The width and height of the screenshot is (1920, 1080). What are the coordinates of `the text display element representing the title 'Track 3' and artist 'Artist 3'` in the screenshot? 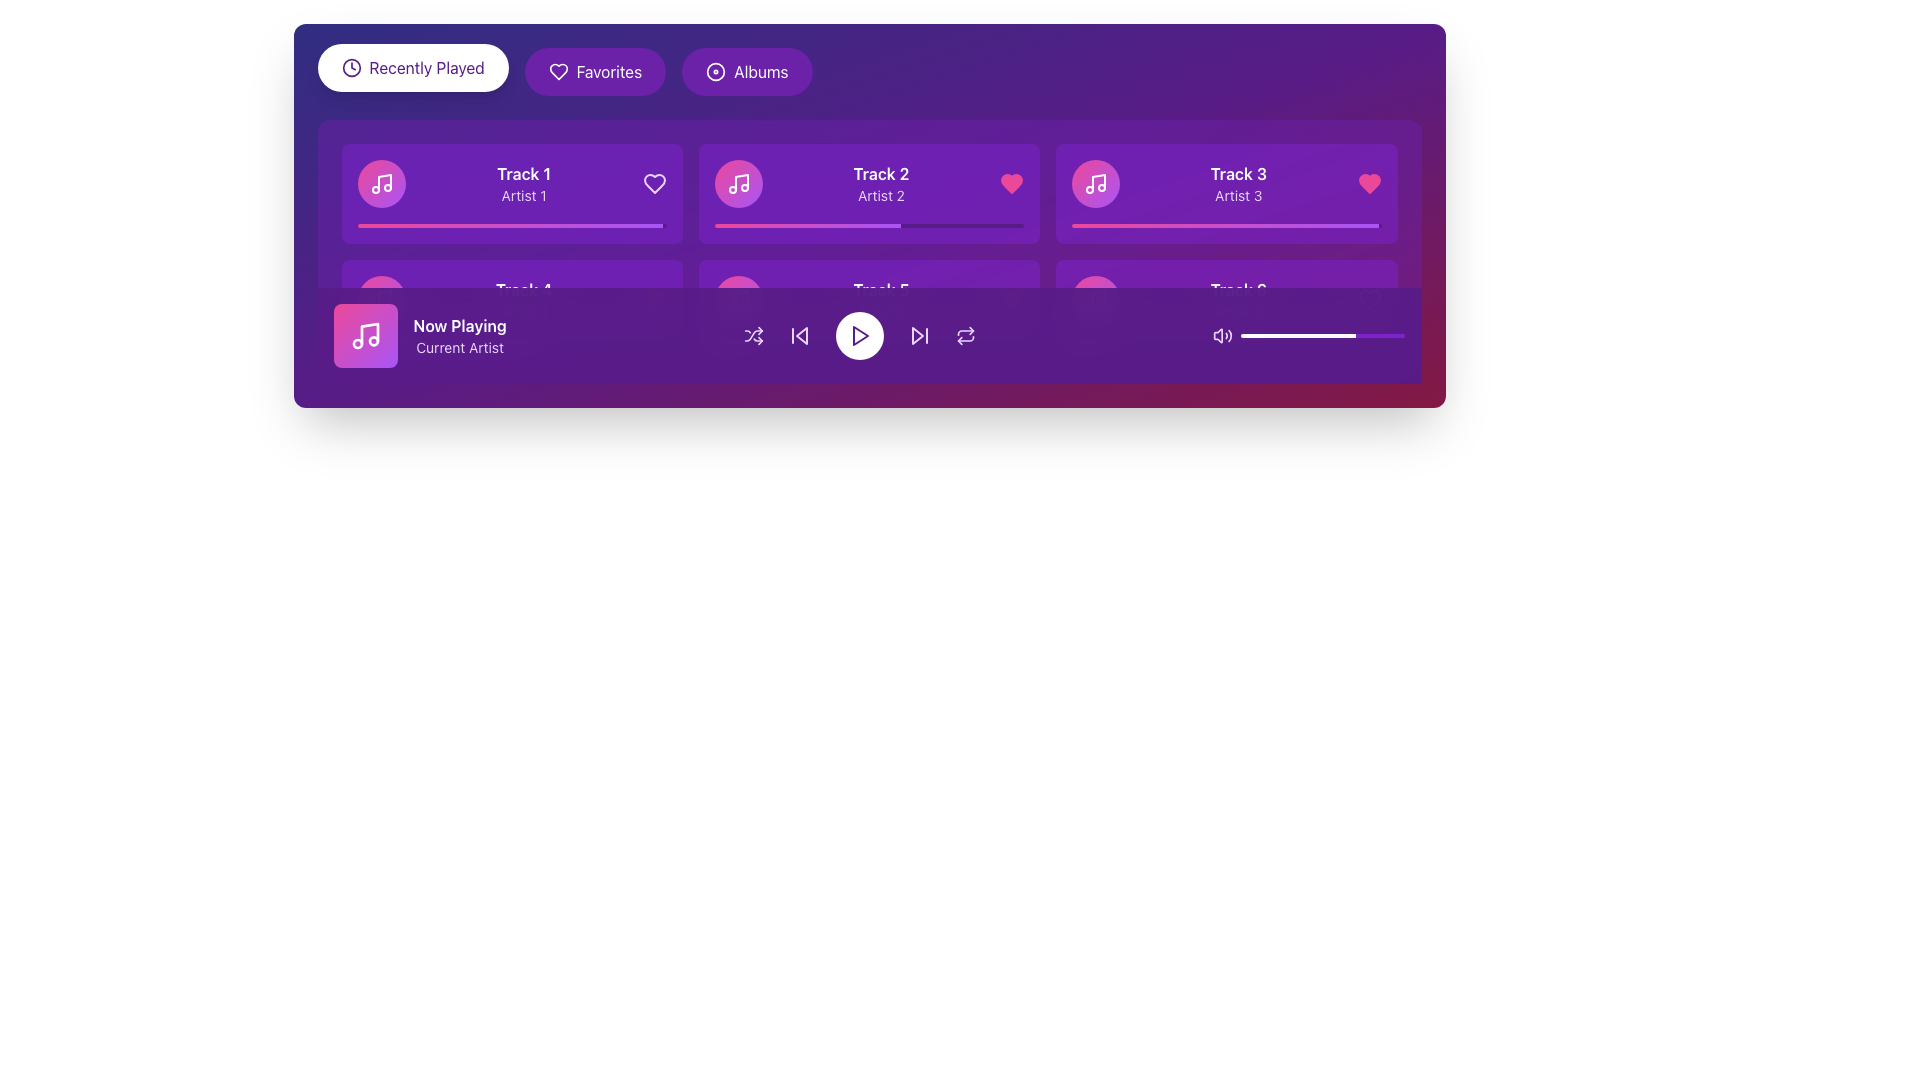 It's located at (1237, 184).